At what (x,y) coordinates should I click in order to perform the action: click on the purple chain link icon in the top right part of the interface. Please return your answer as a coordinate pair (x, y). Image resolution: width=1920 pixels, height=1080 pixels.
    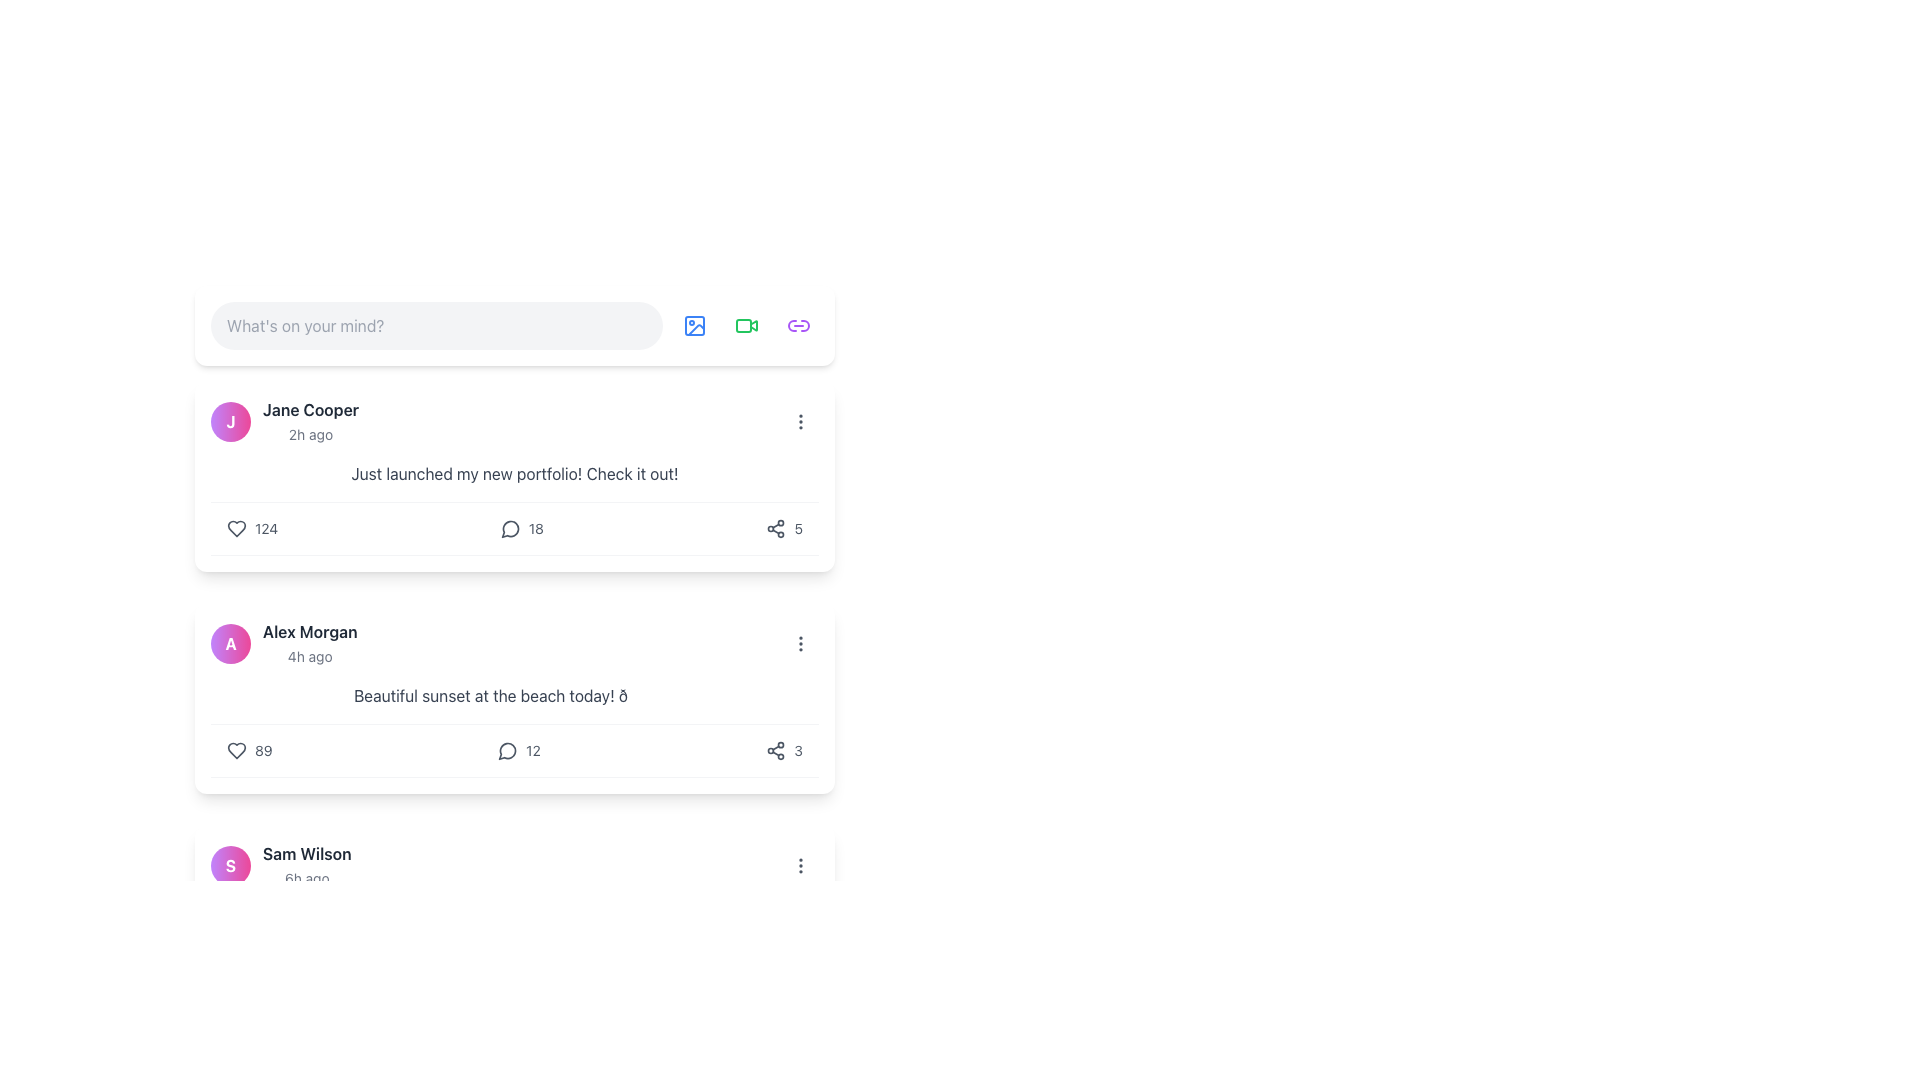
    Looking at the image, I should click on (797, 325).